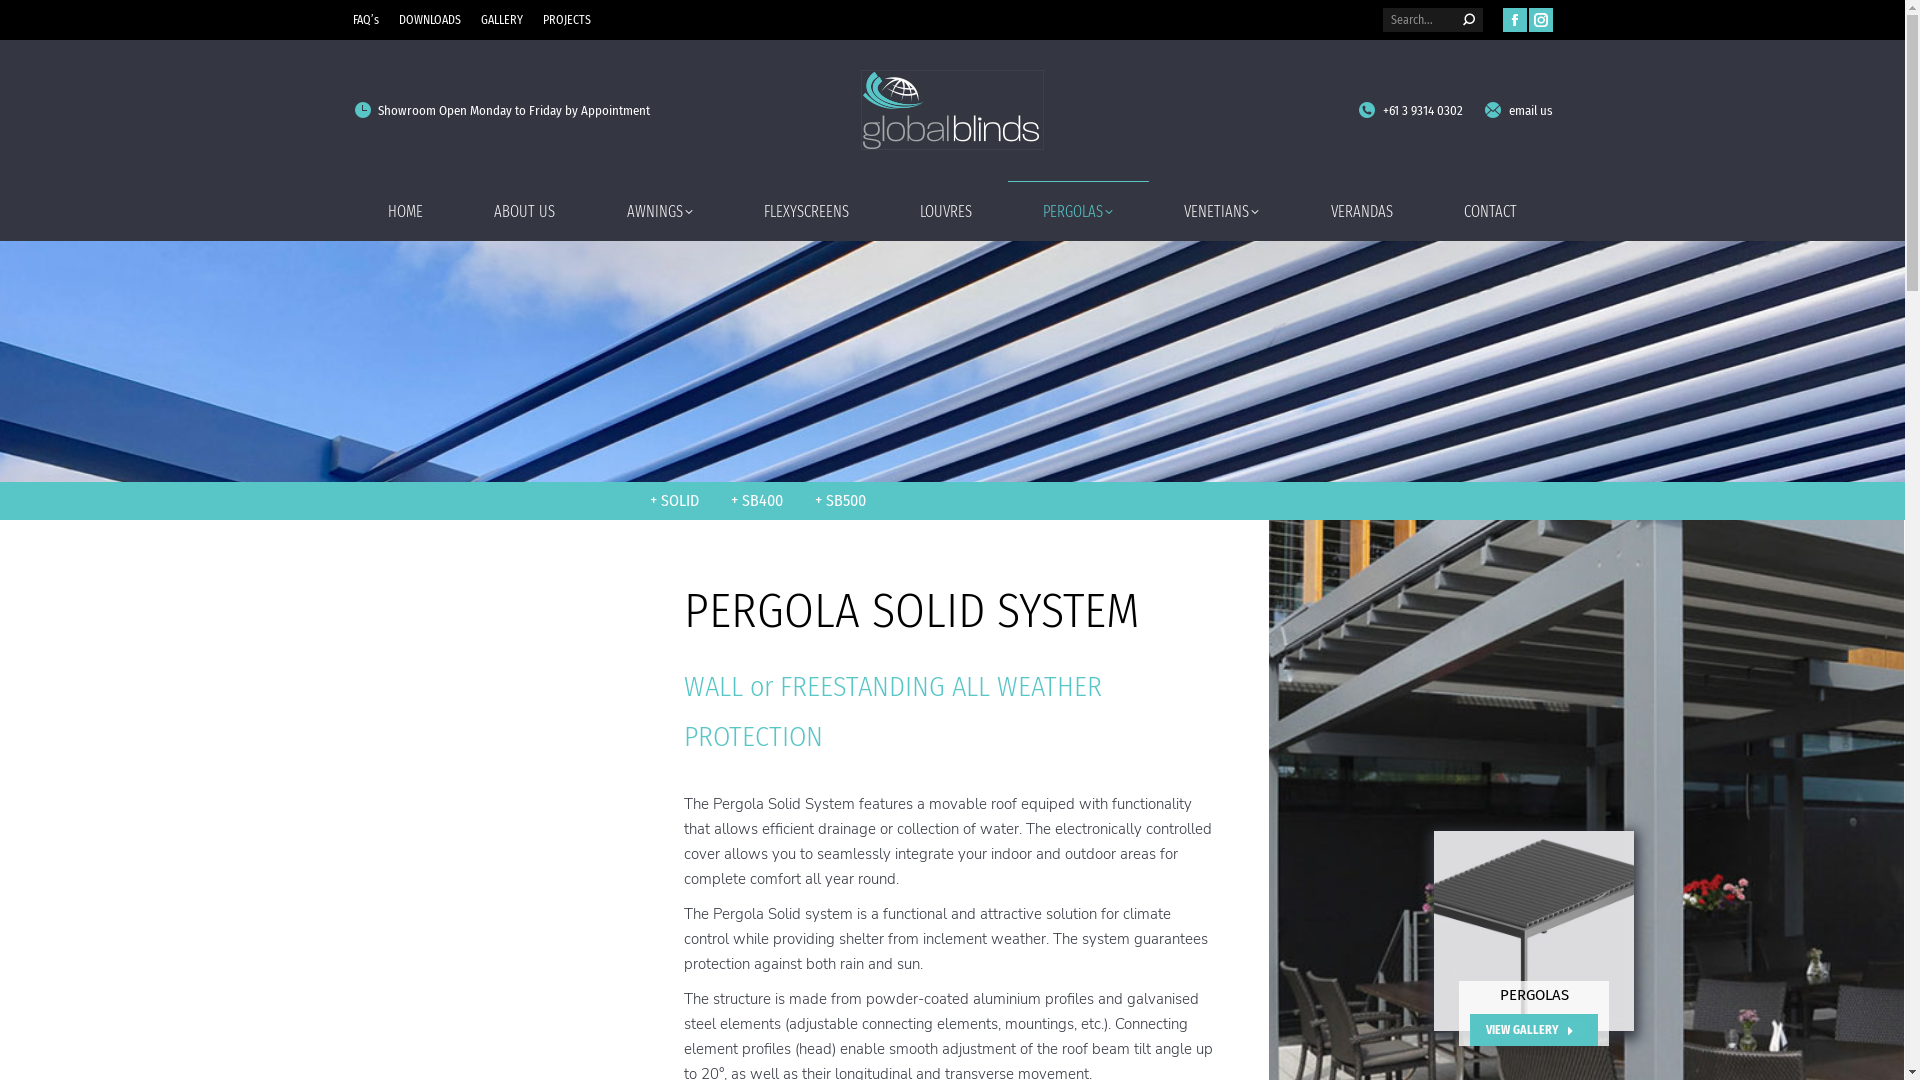  Describe the element at coordinates (500, 19) in the screenshot. I see `'GALLERY'` at that location.